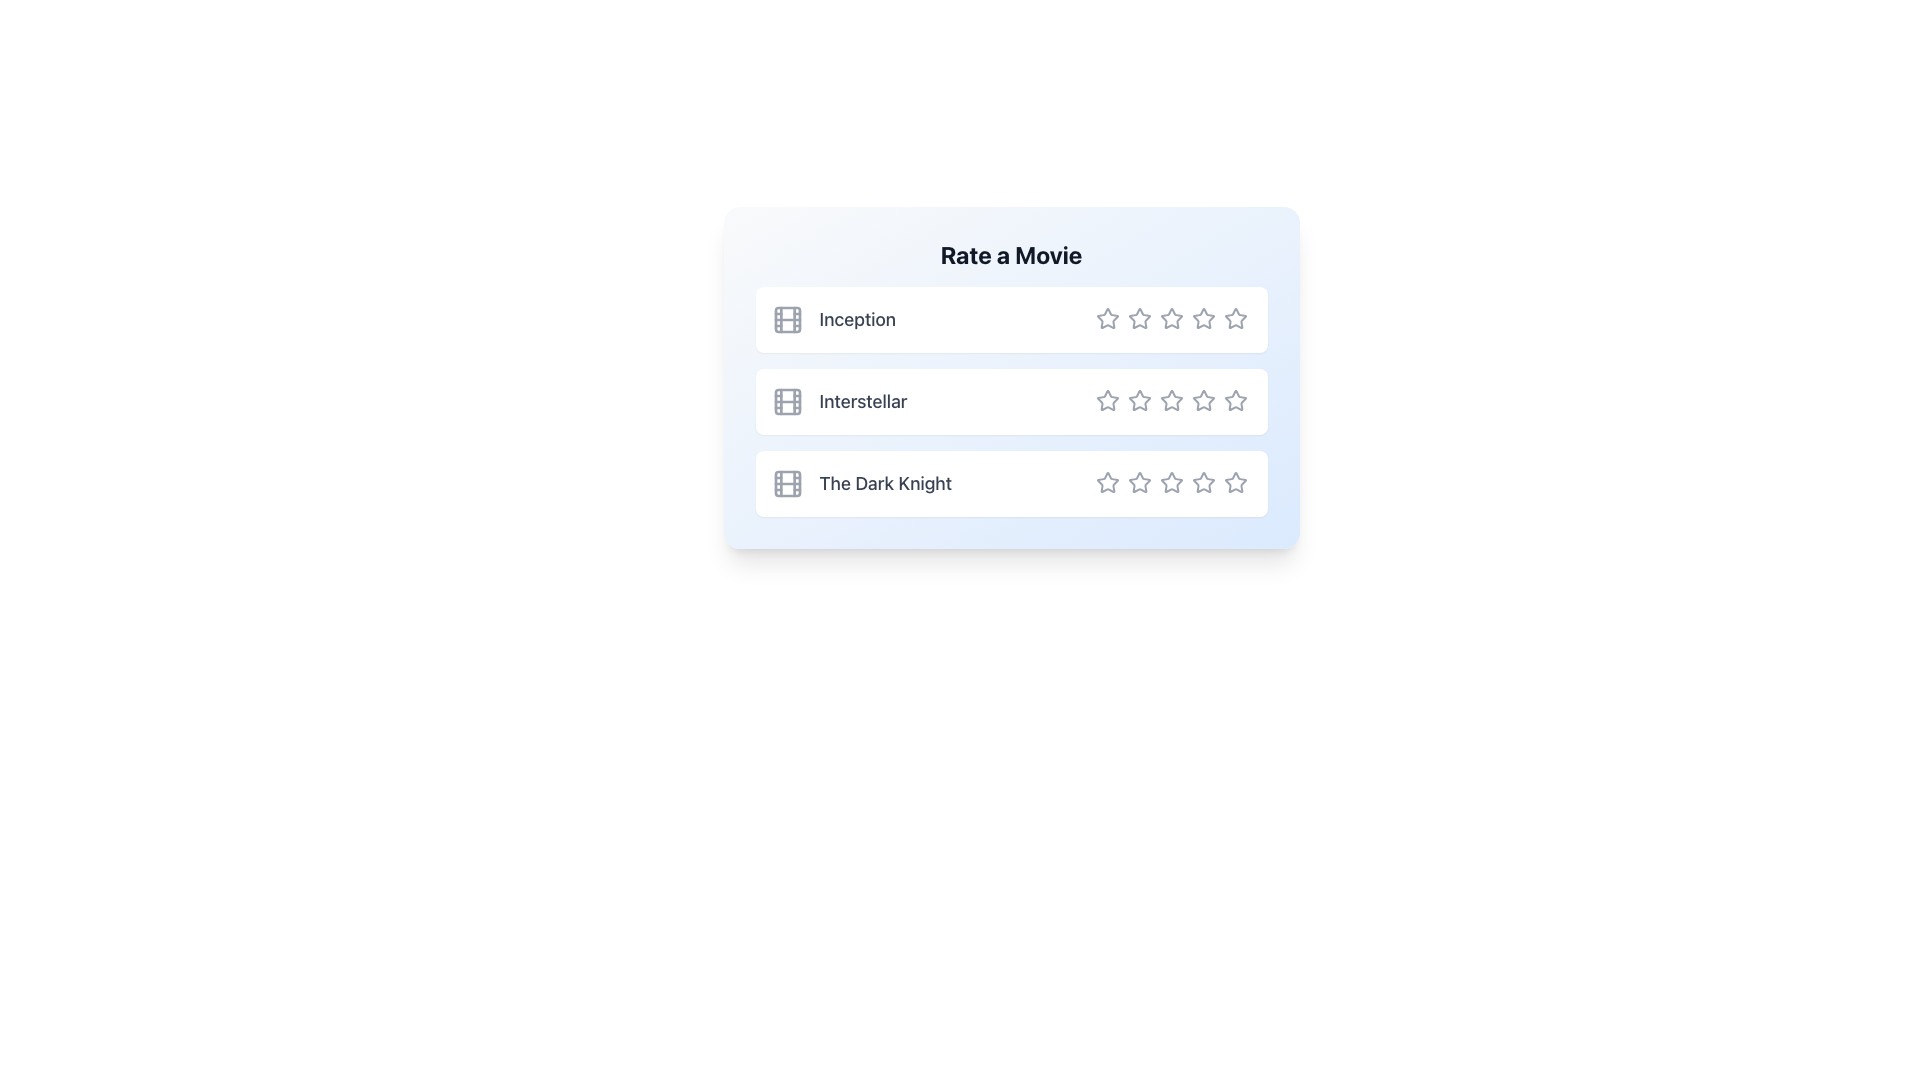 The height and width of the screenshot is (1080, 1920). I want to click on the third star in the five-star rating system for the movie 'The Dark Knight', so click(1171, 482).